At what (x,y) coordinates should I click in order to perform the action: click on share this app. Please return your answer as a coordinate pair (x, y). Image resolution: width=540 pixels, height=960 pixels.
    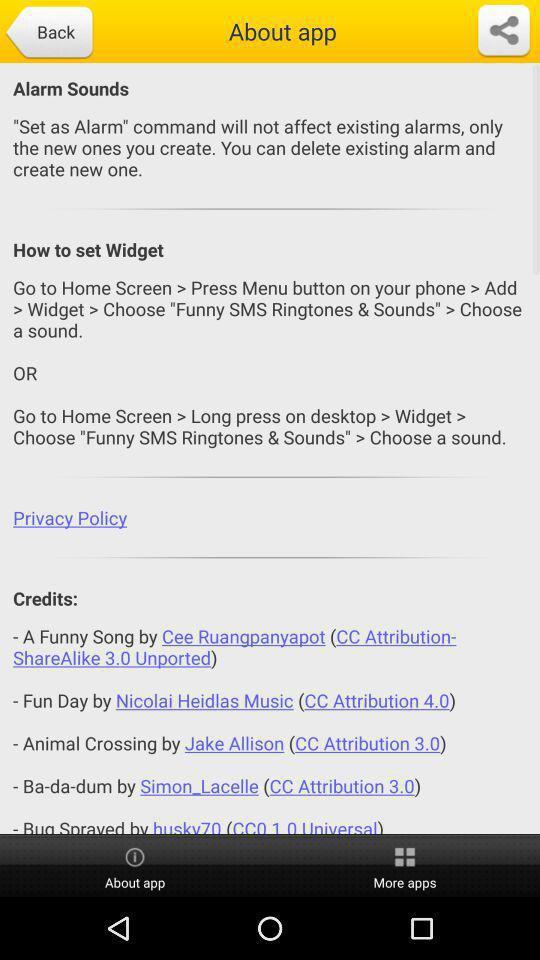
    Looking at the image, I should click on (502, 30).